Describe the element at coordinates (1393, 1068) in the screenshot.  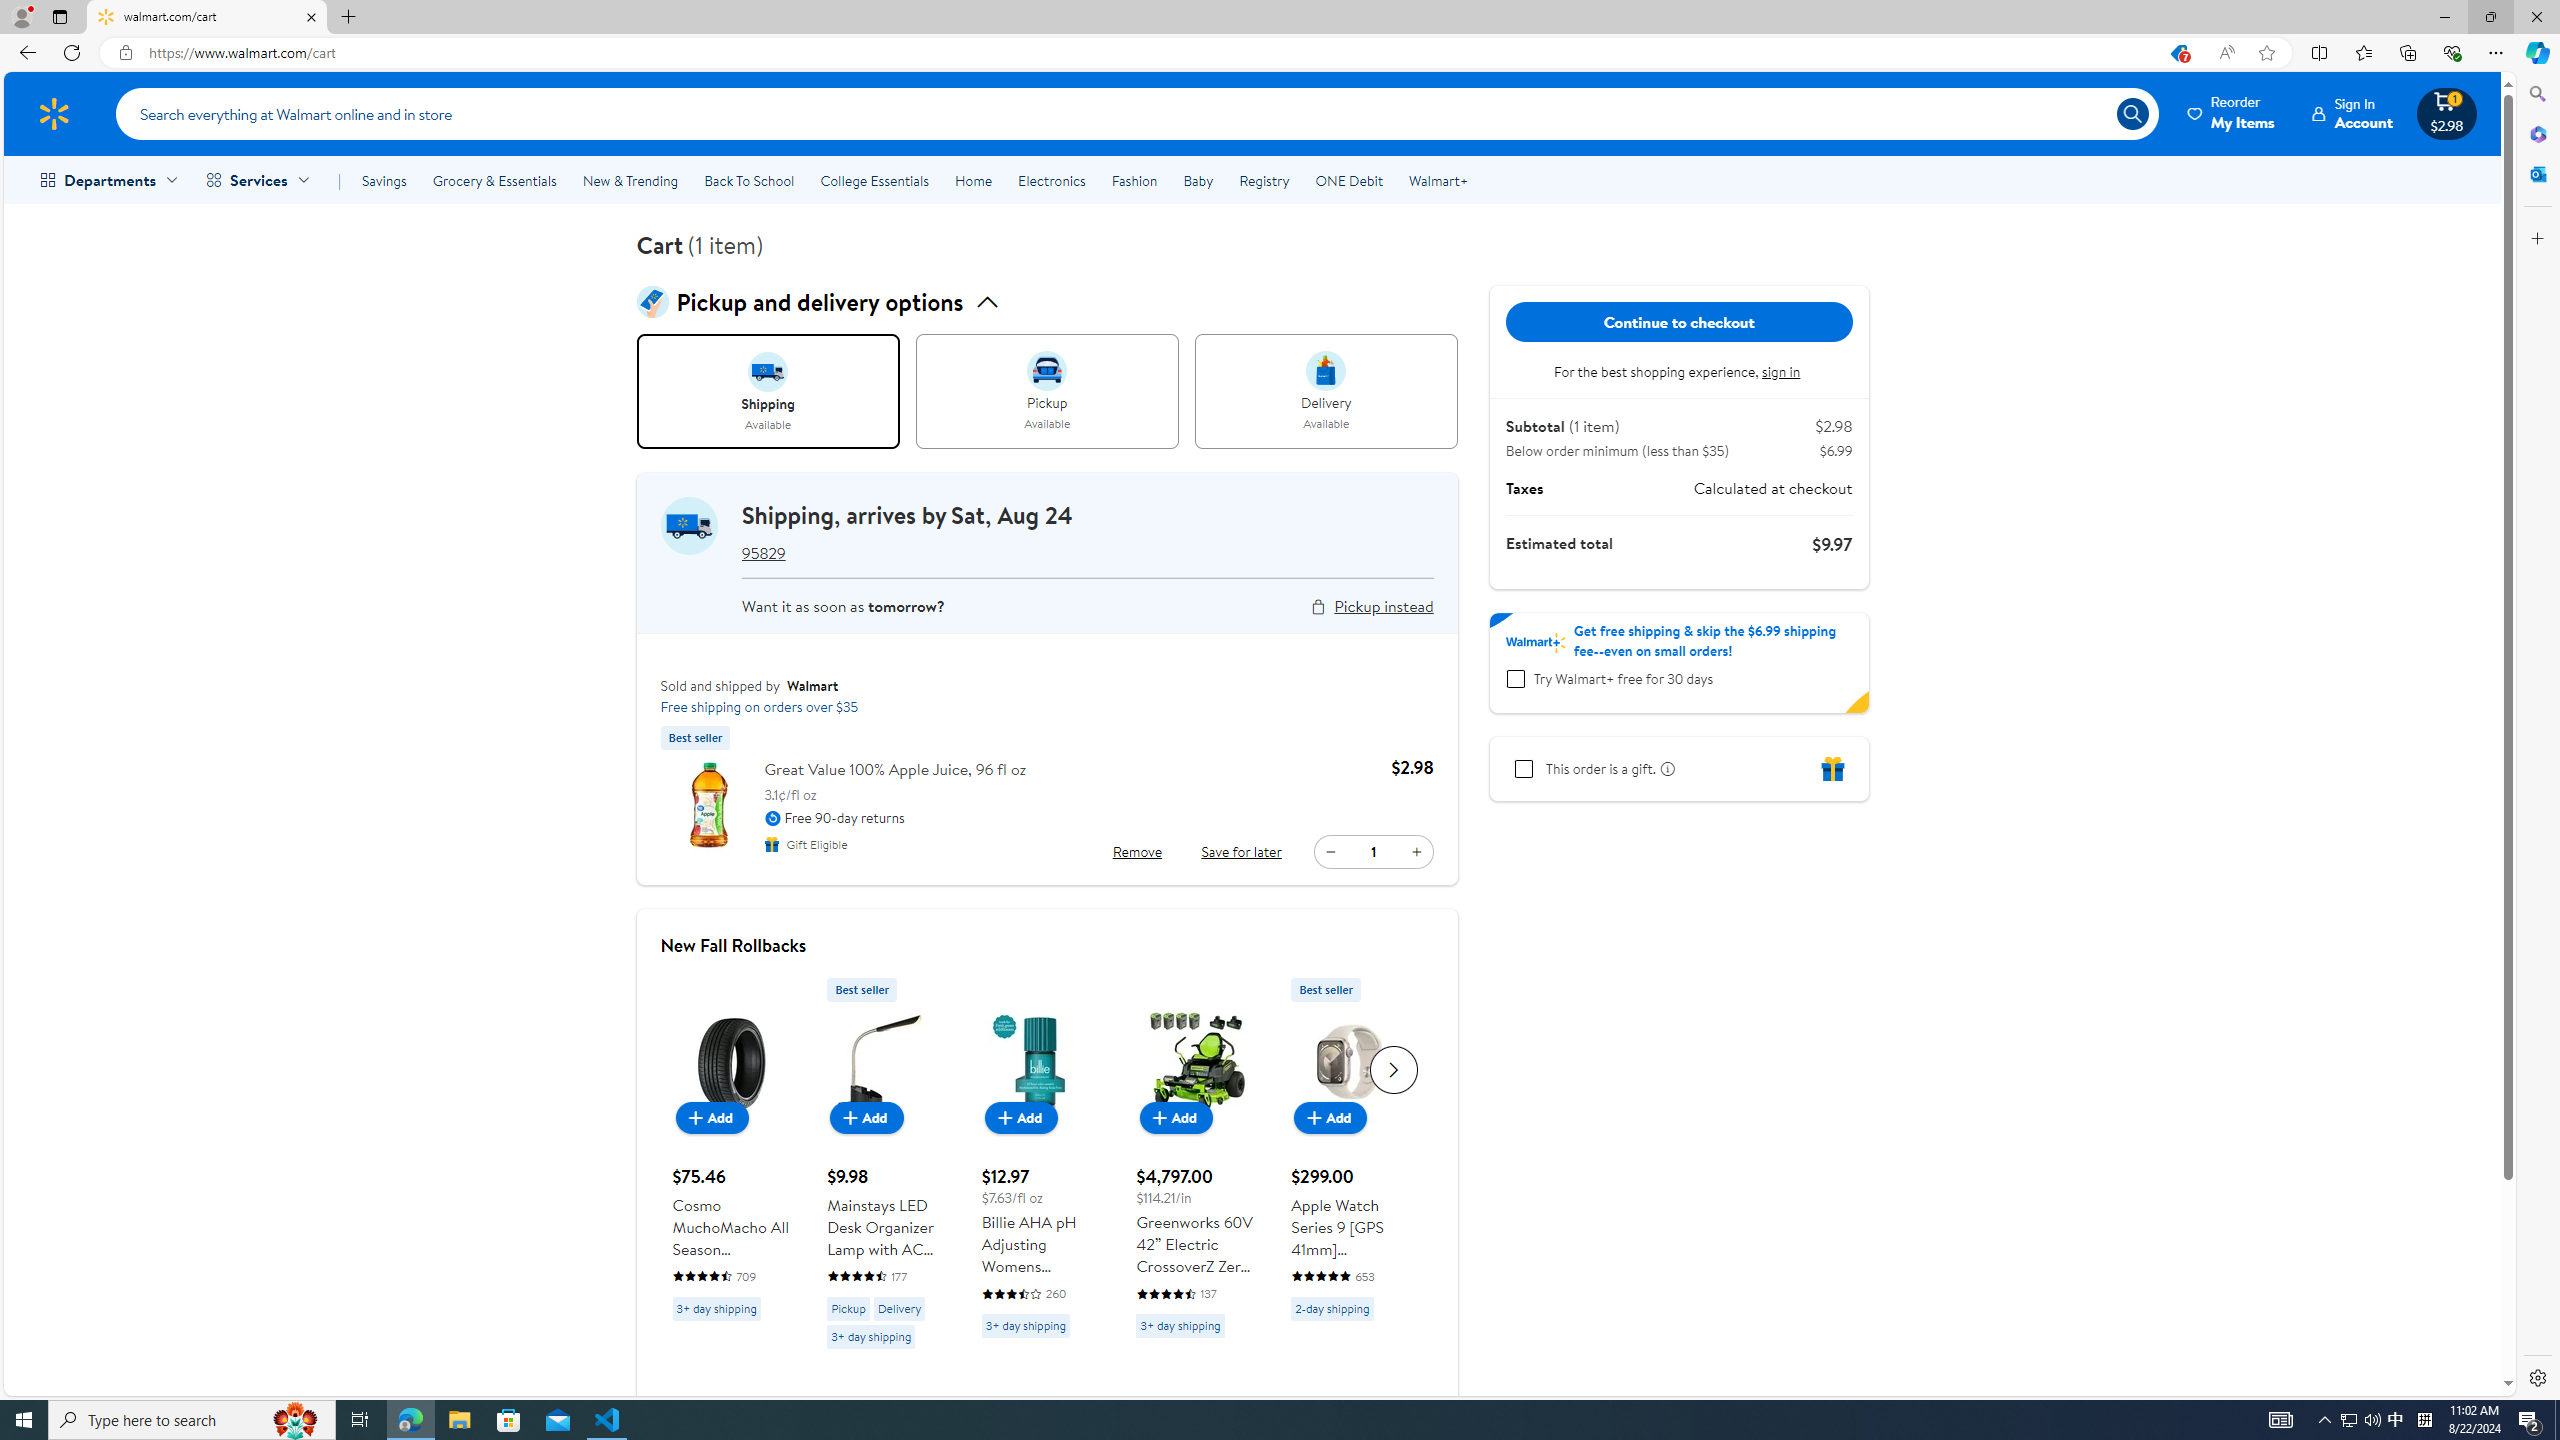
I see `'Next slide for horizontalScrollerRecommendations list'` at that location.